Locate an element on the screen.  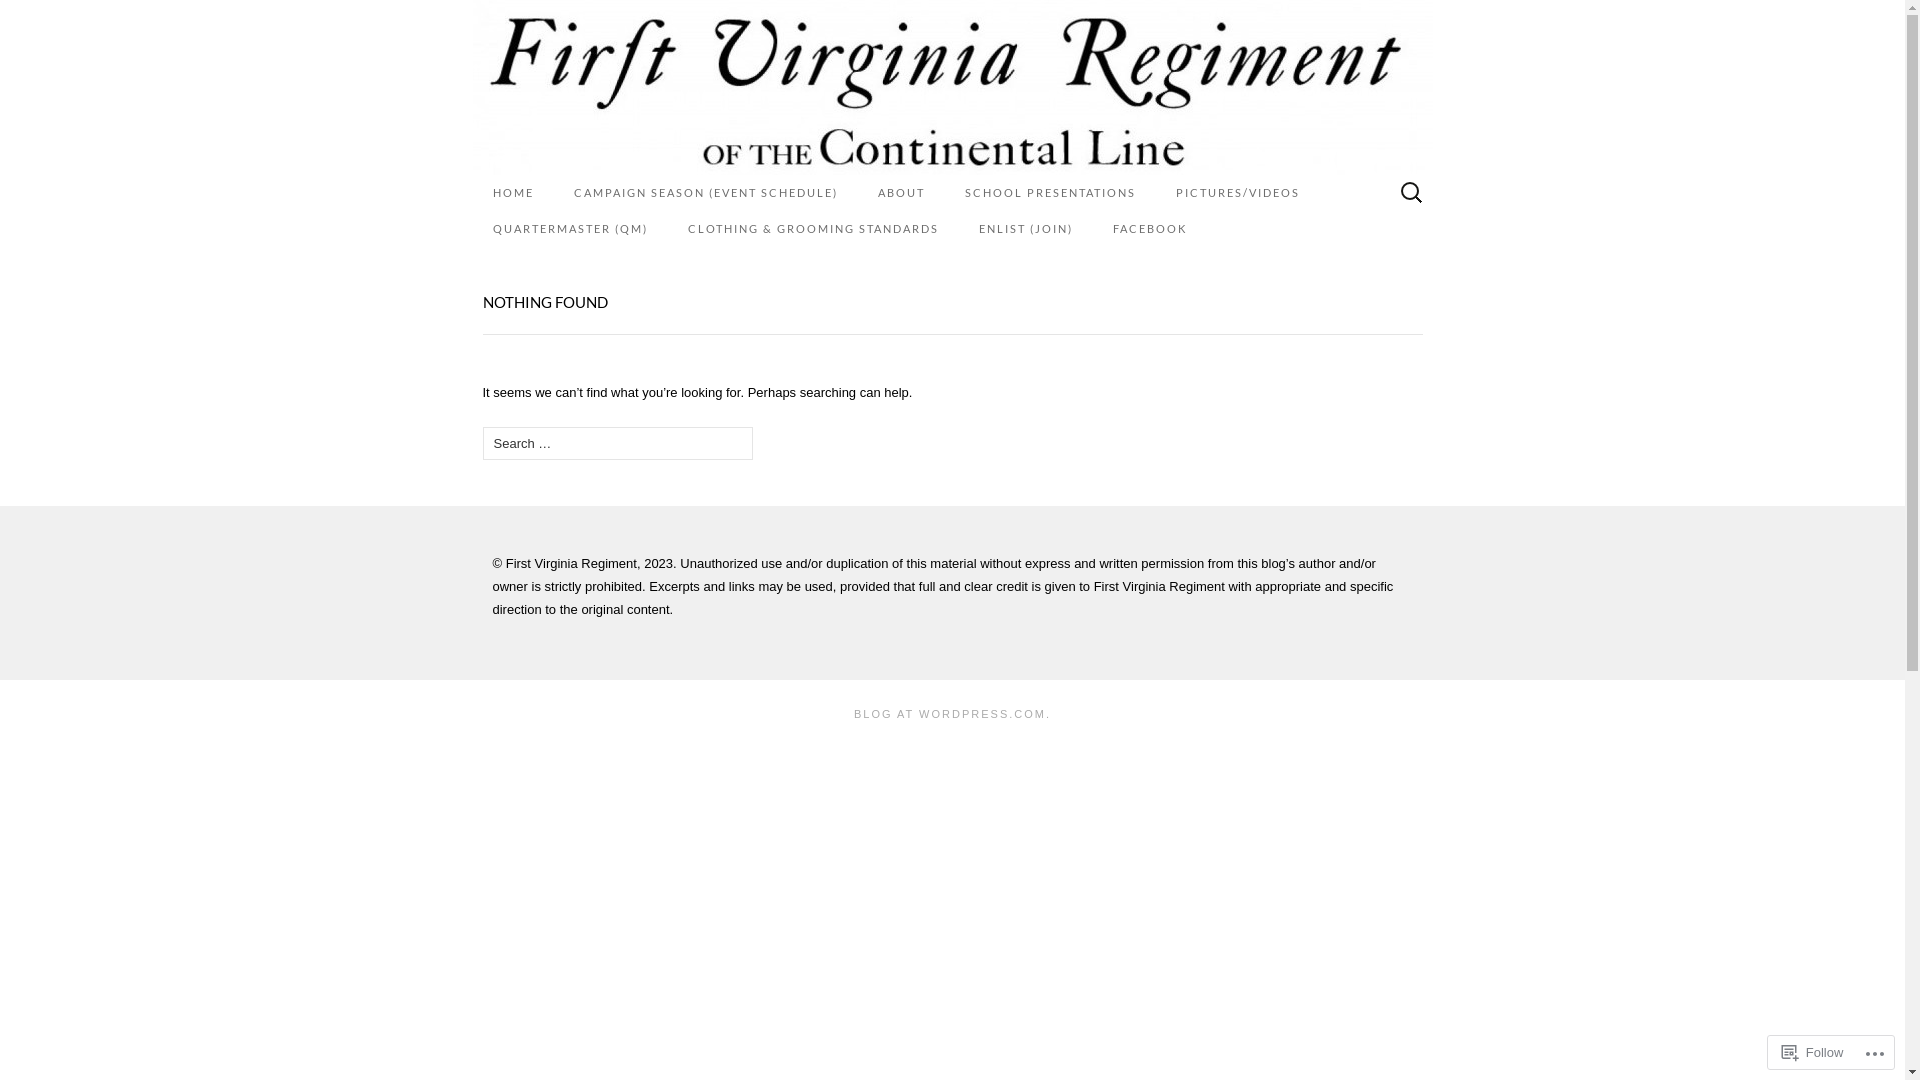
'ENLIST (JOIN)' is located at coordinates (1025, 227).